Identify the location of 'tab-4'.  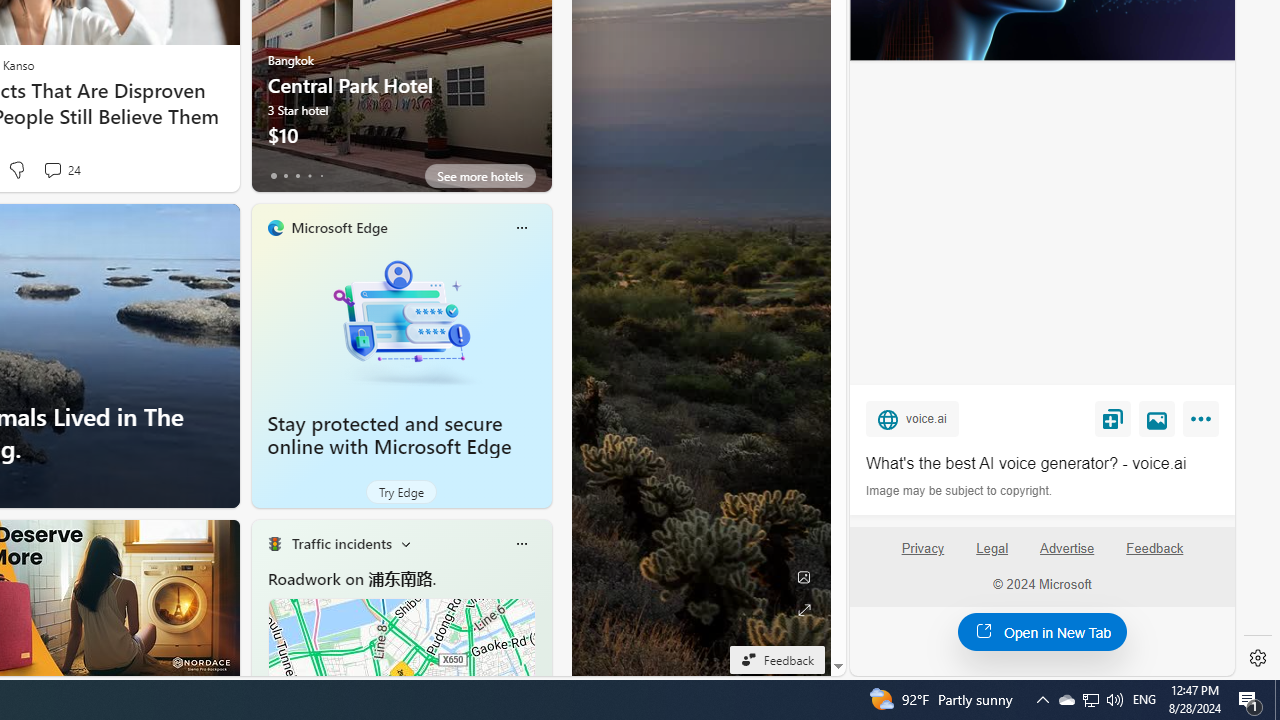
(321, 175).